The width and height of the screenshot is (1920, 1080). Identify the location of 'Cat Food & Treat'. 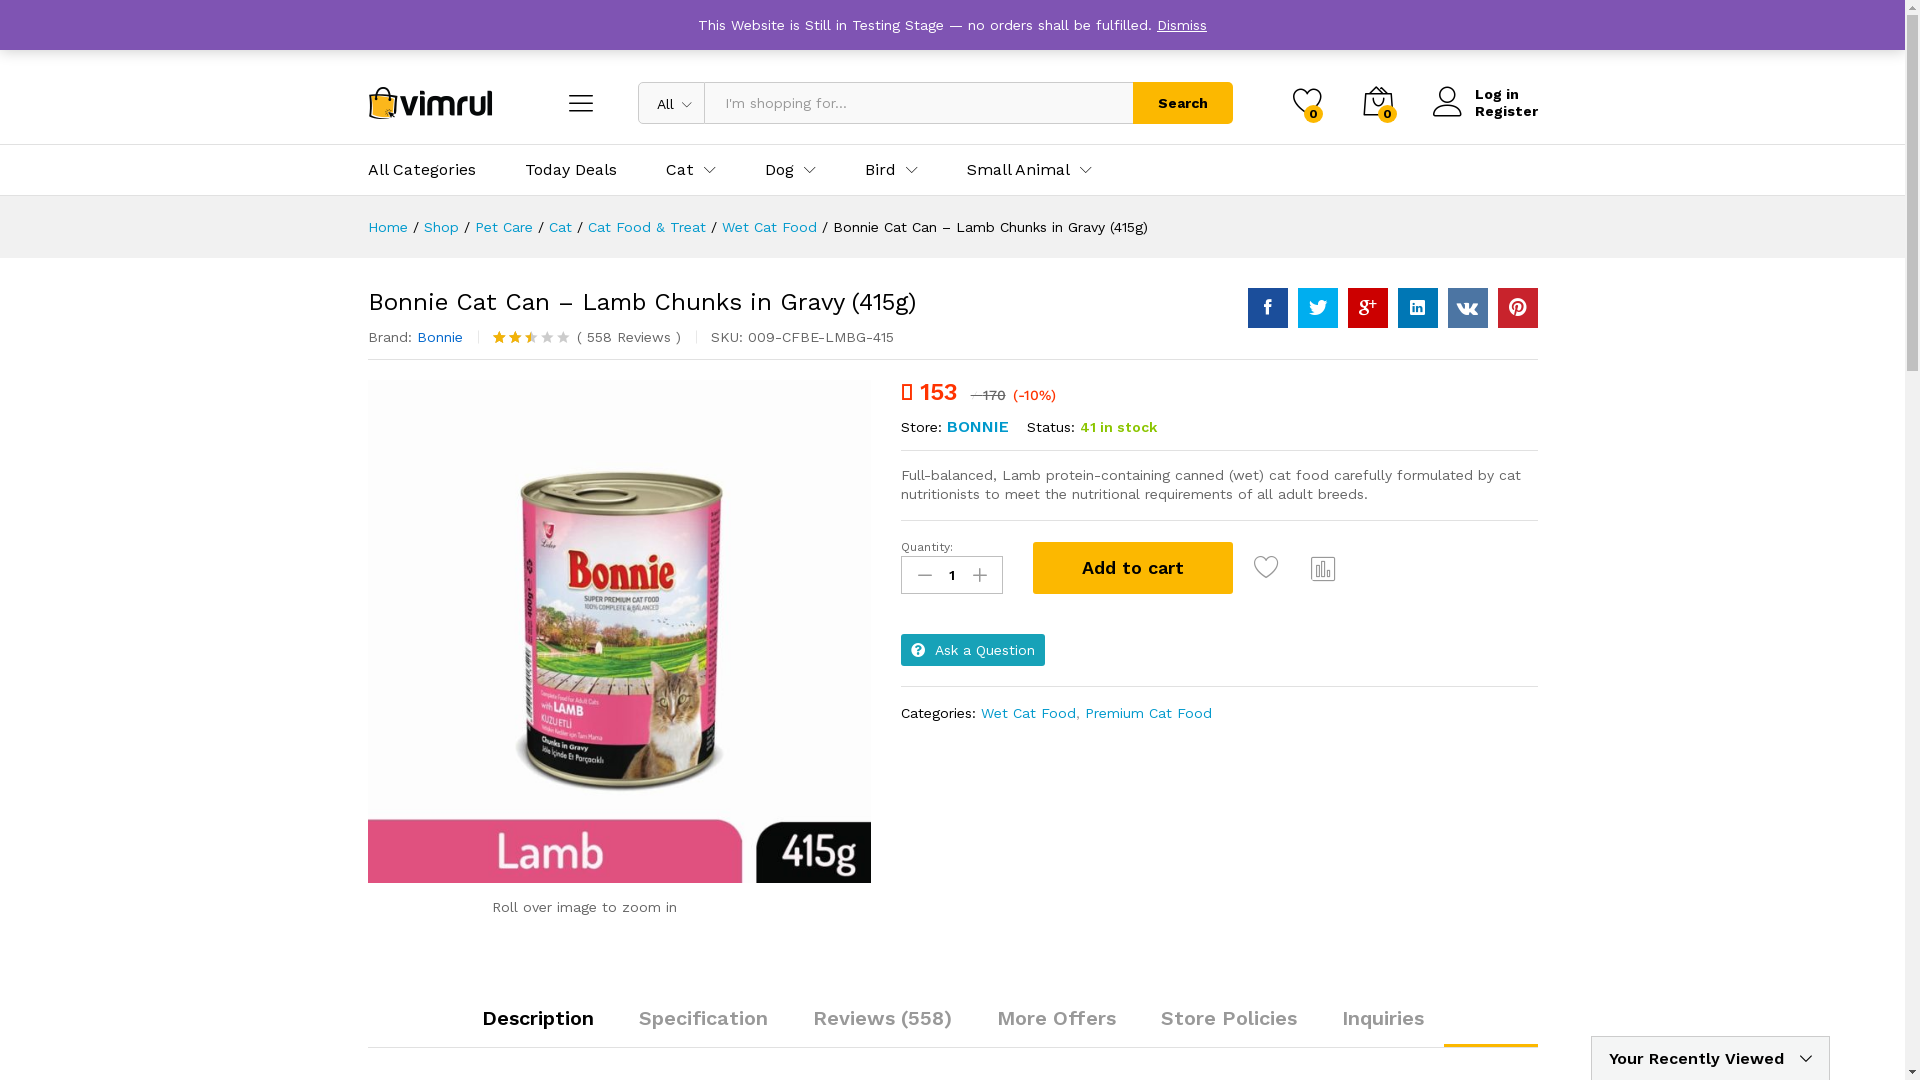
(647, 226).